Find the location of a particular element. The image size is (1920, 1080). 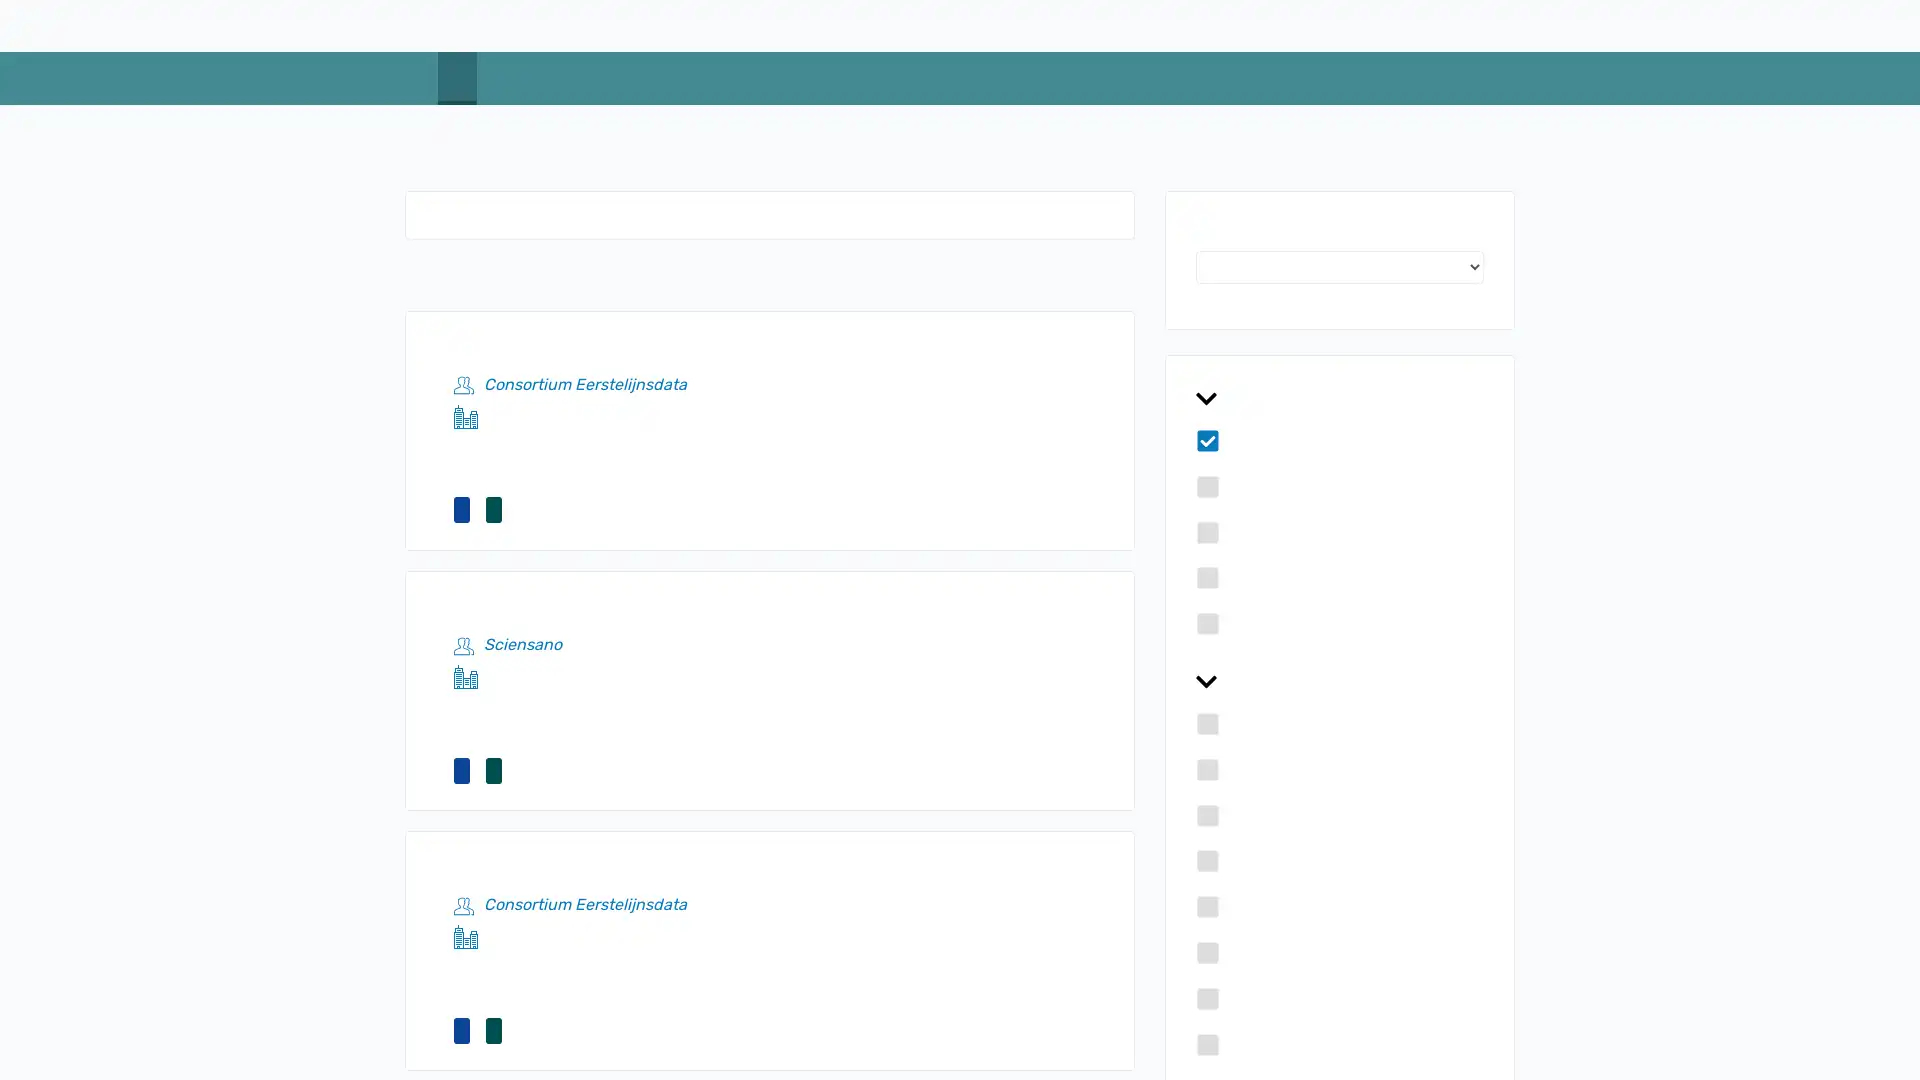

Tags is located at coordinates (1339, 682).